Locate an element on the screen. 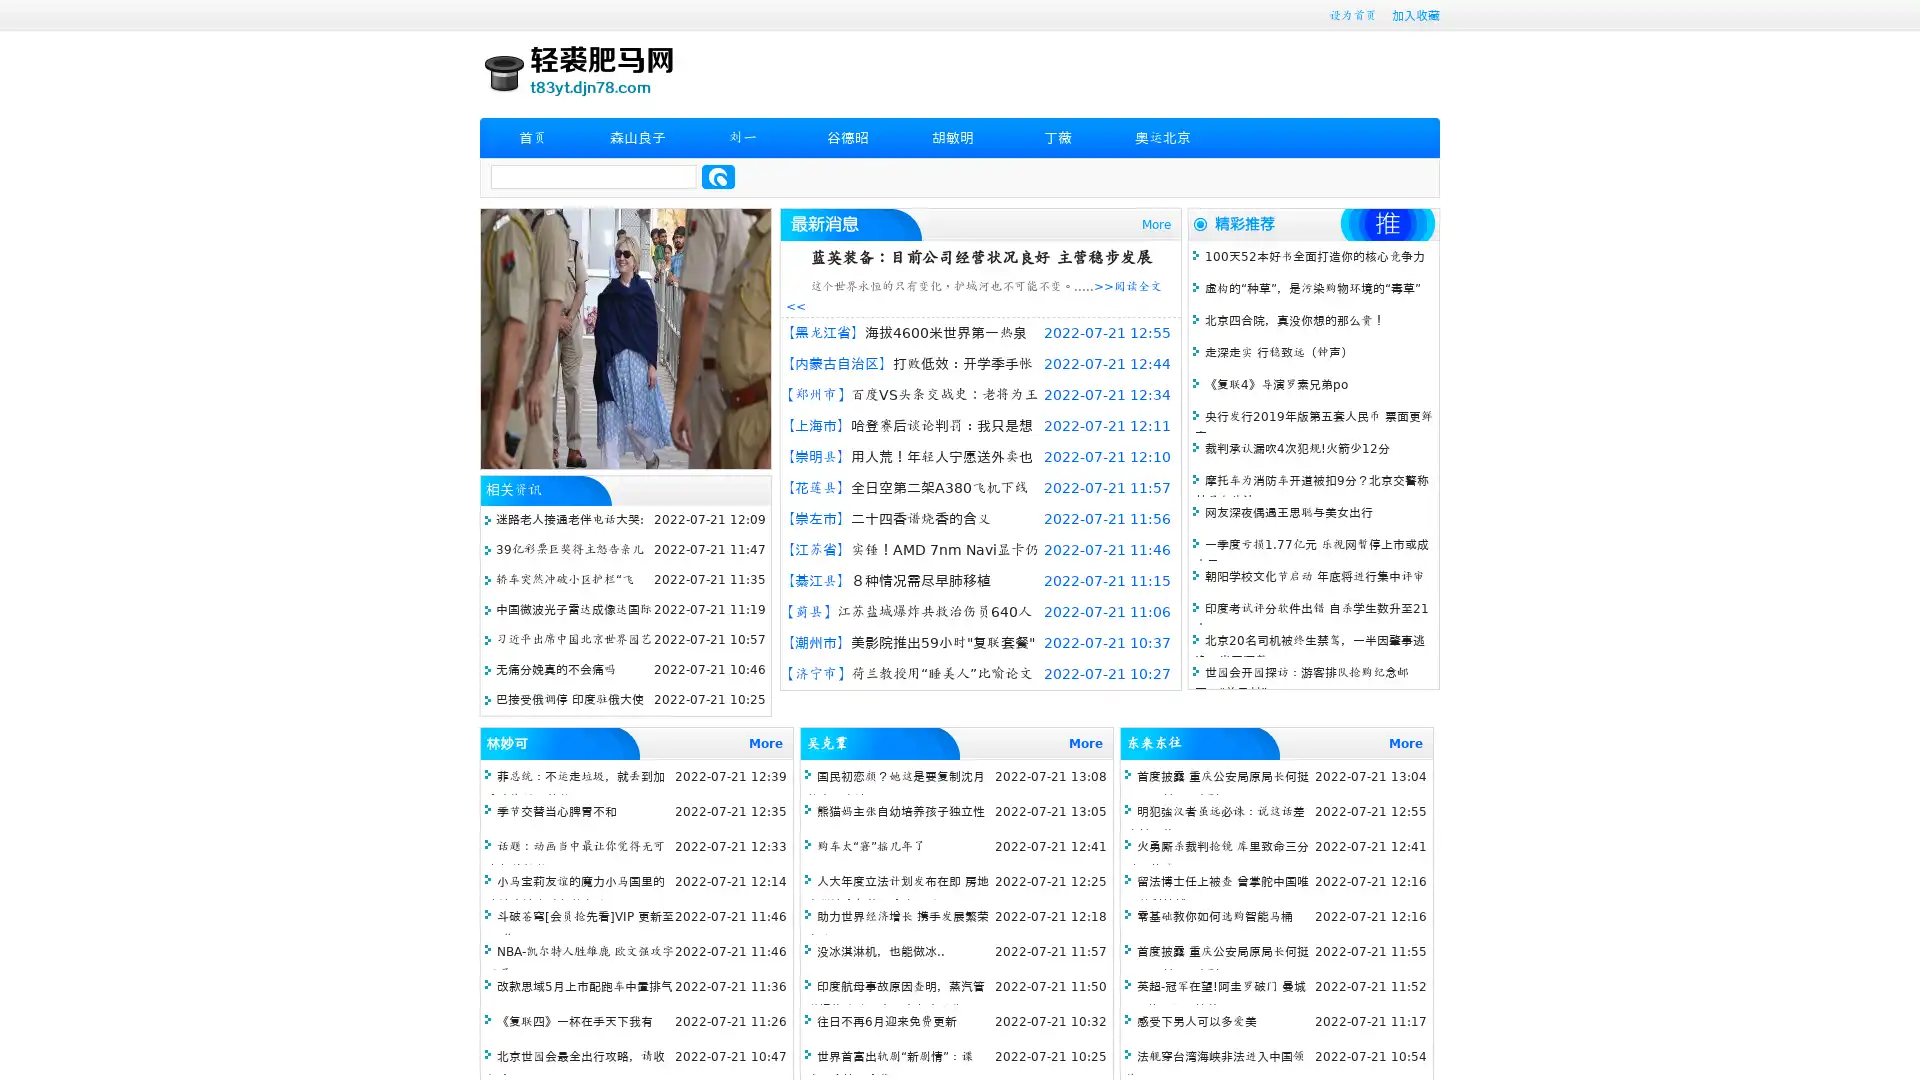 This screenshot has height=1080, width=1920. Search is located at coordinates (718, 176).